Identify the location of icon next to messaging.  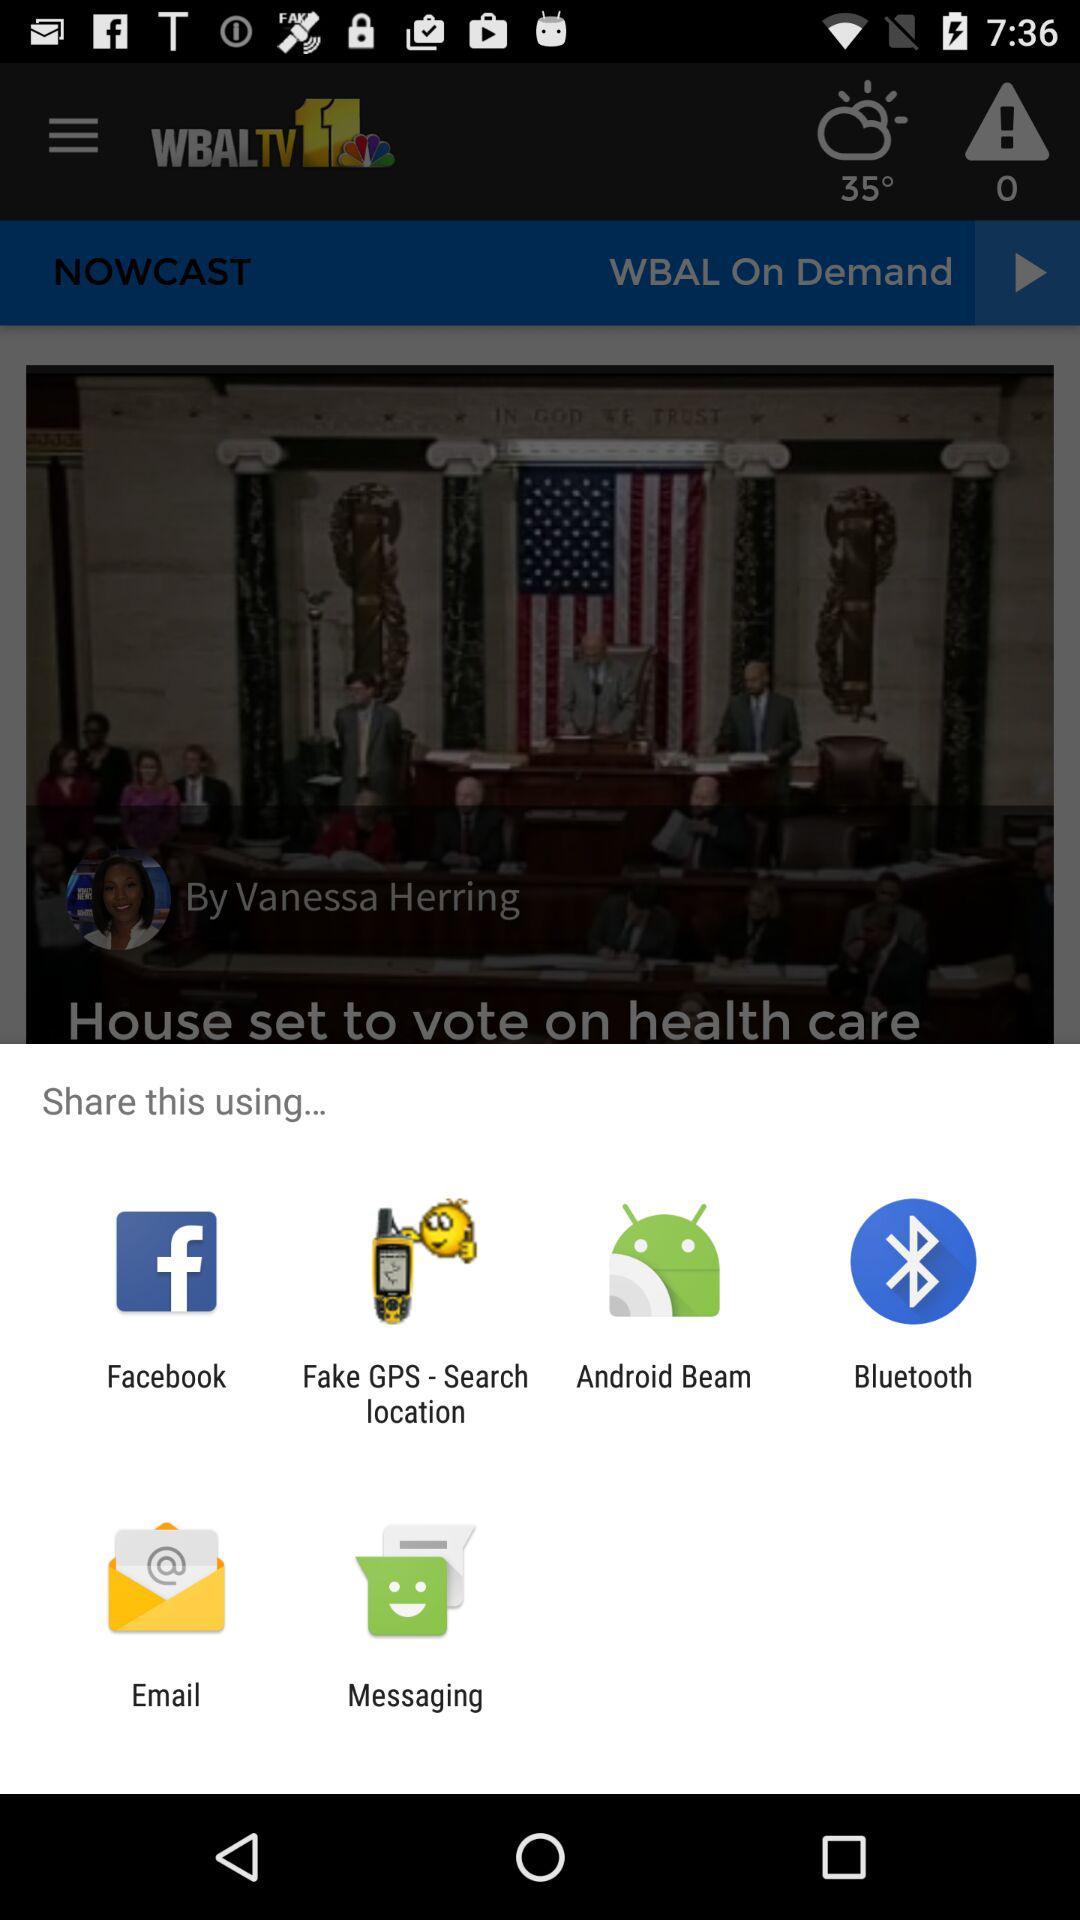
(165, 1711).